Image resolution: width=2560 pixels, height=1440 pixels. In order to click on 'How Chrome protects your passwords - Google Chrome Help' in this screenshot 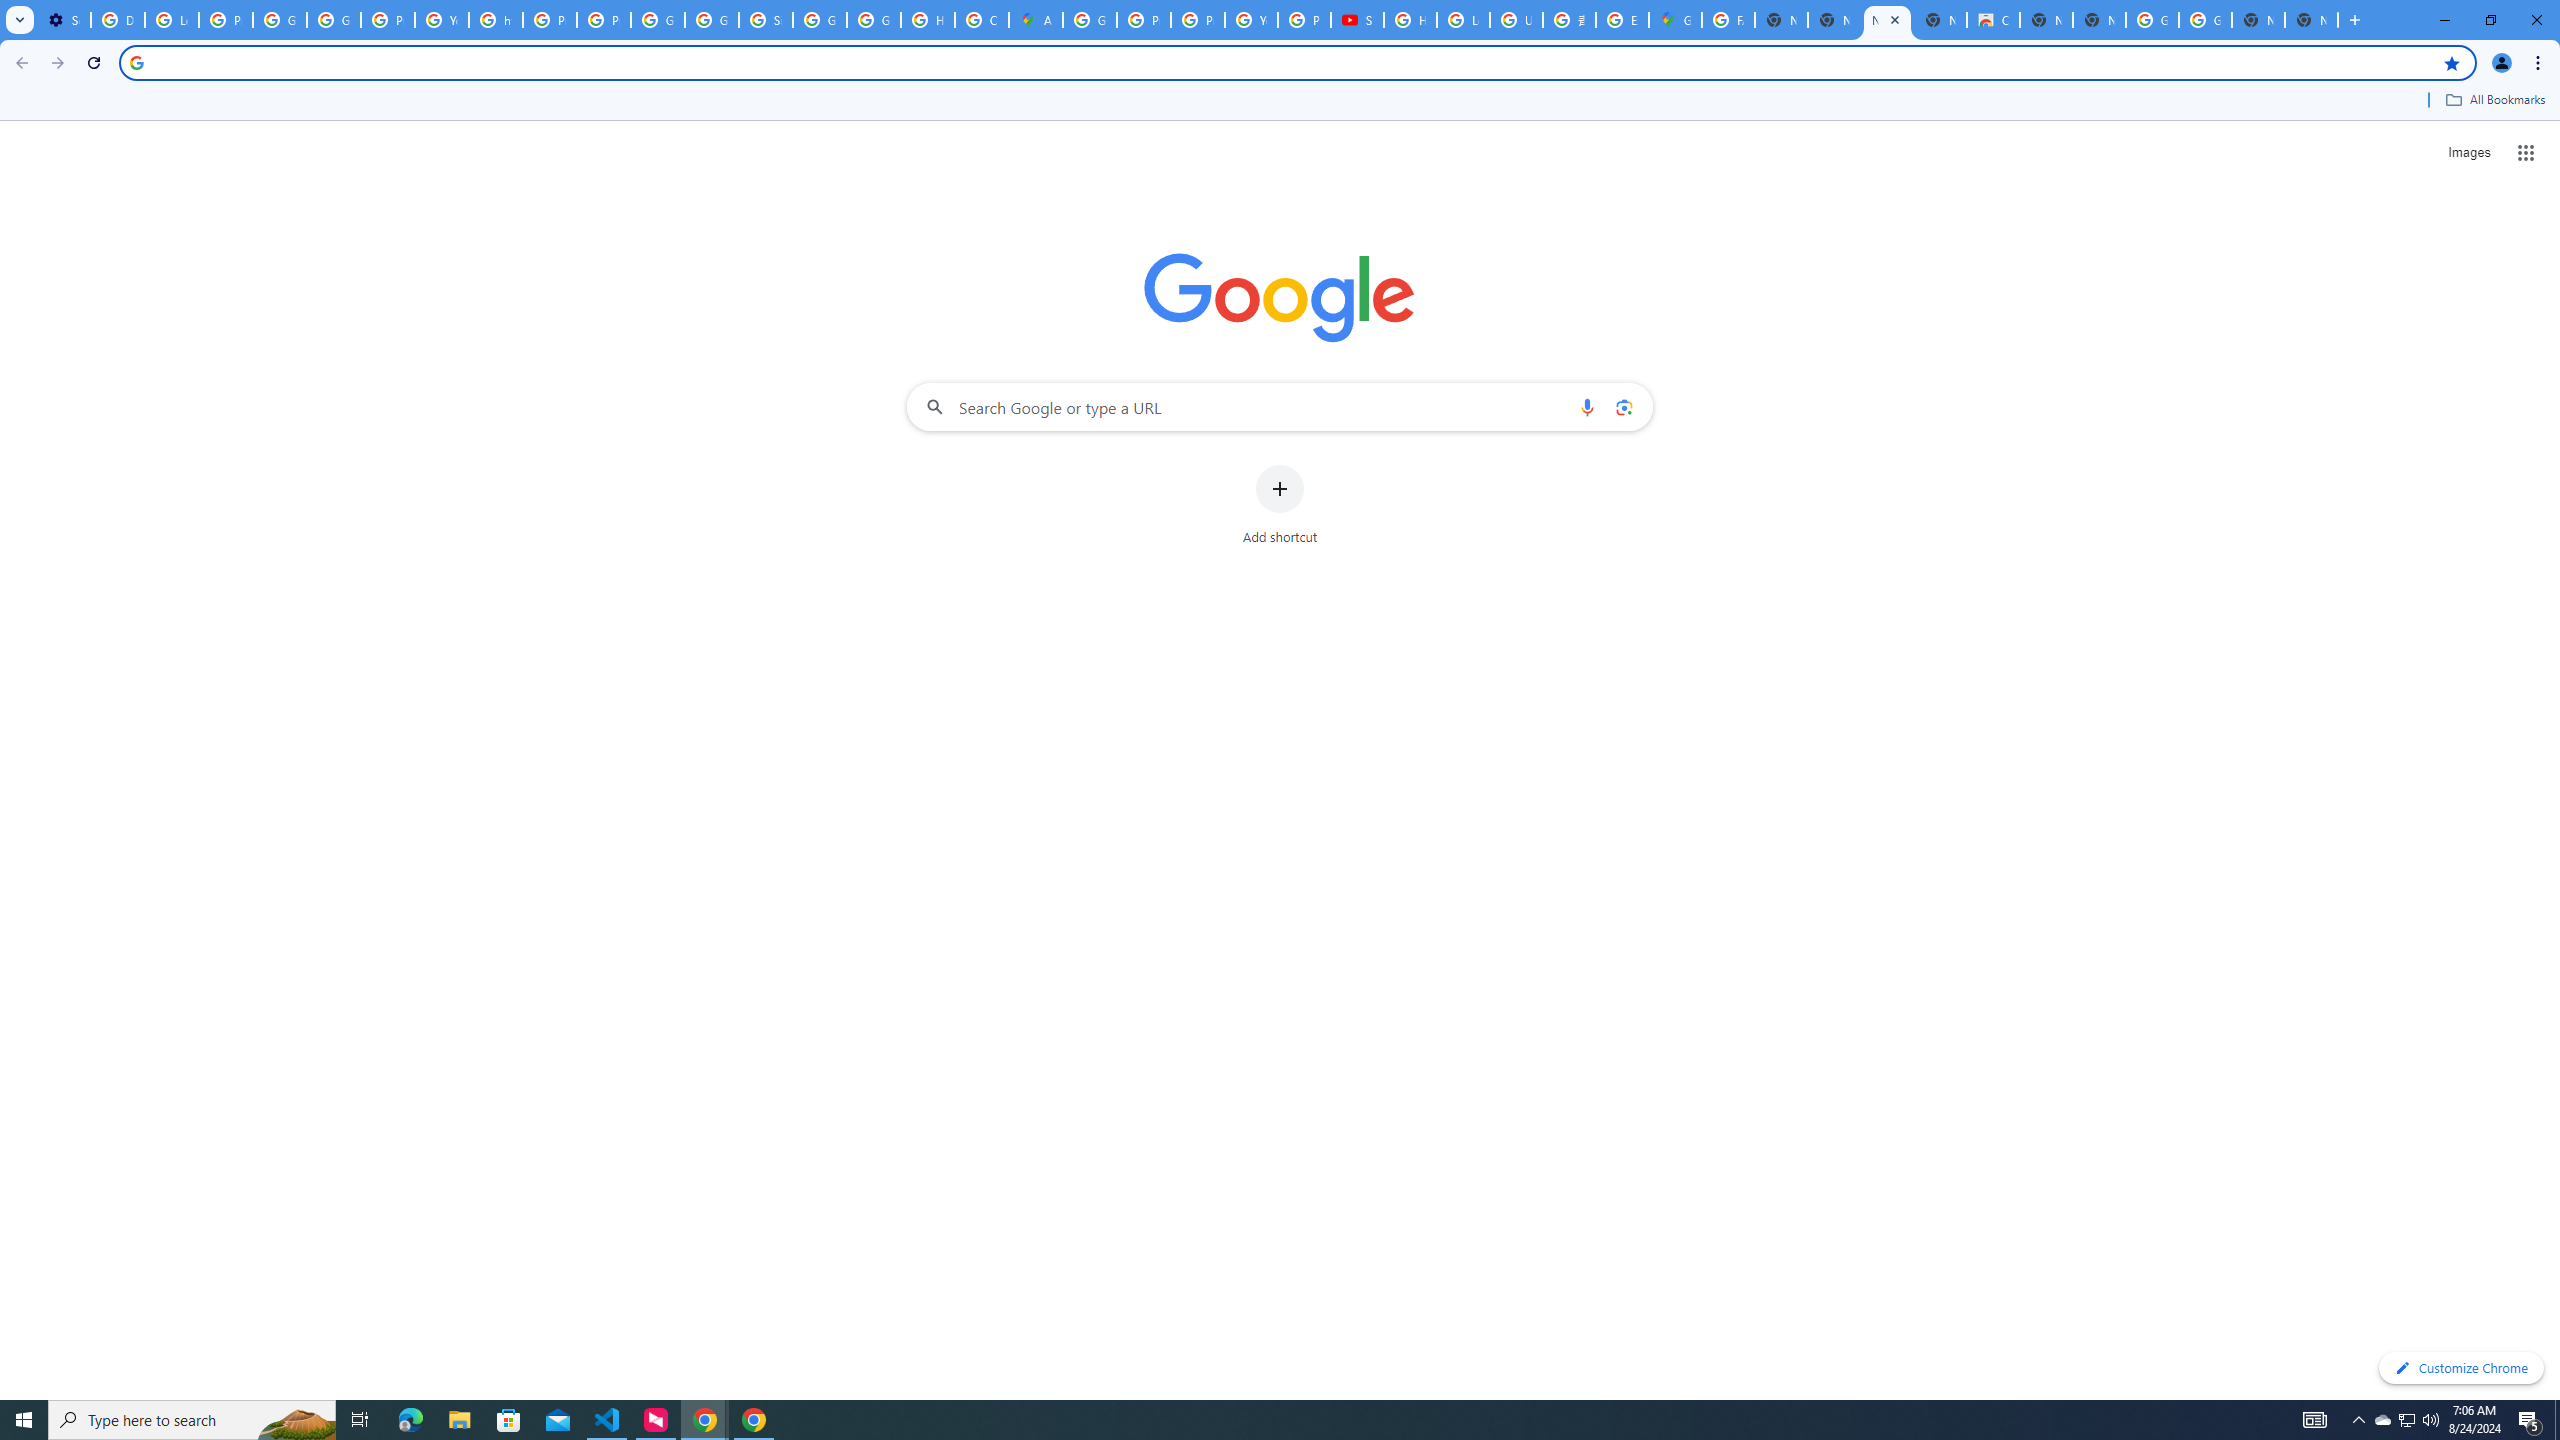, I will do `click(1410, 19)`.